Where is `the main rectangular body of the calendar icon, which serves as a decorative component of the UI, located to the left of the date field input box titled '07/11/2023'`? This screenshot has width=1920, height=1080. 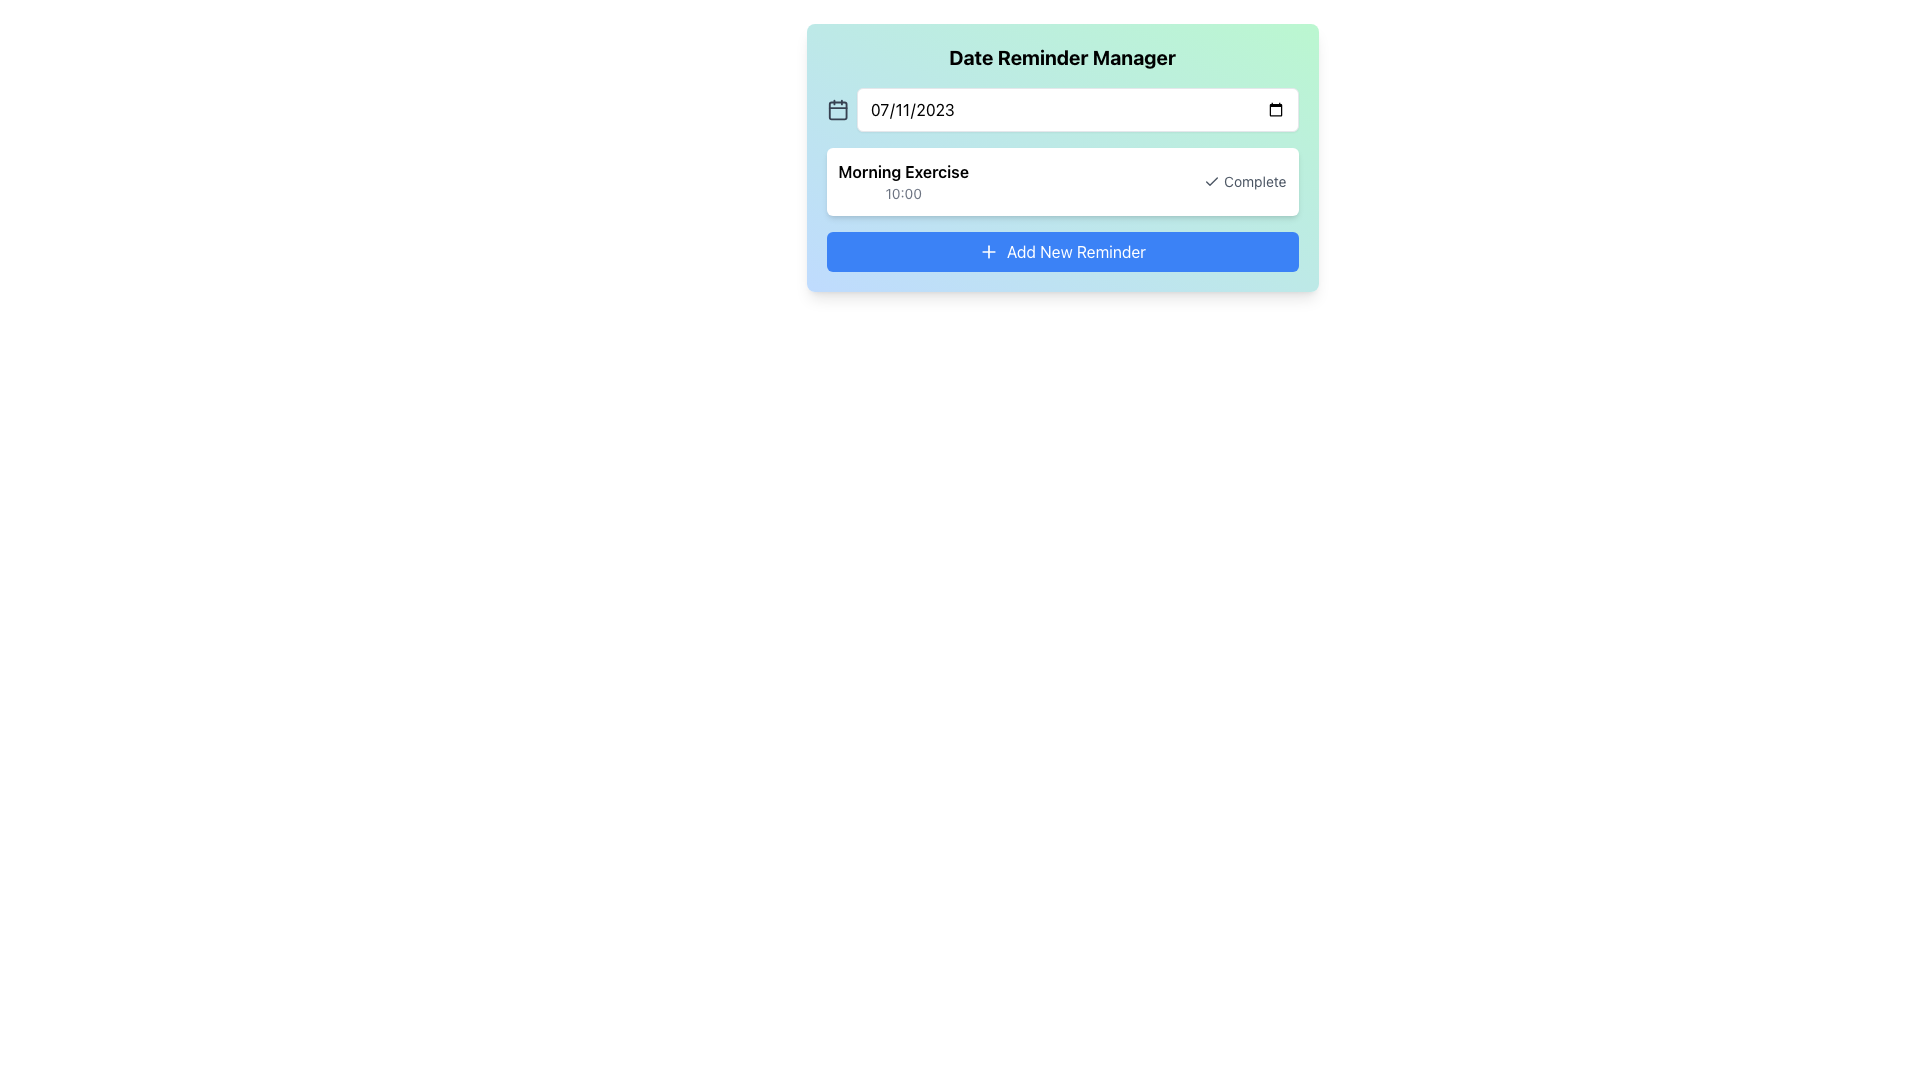
the main rectangular body of the calendar icon, which serves as a decorative component of the UI, located to the left of the date field input box titled '07/11/2023' is located at coordinates (837, 110).